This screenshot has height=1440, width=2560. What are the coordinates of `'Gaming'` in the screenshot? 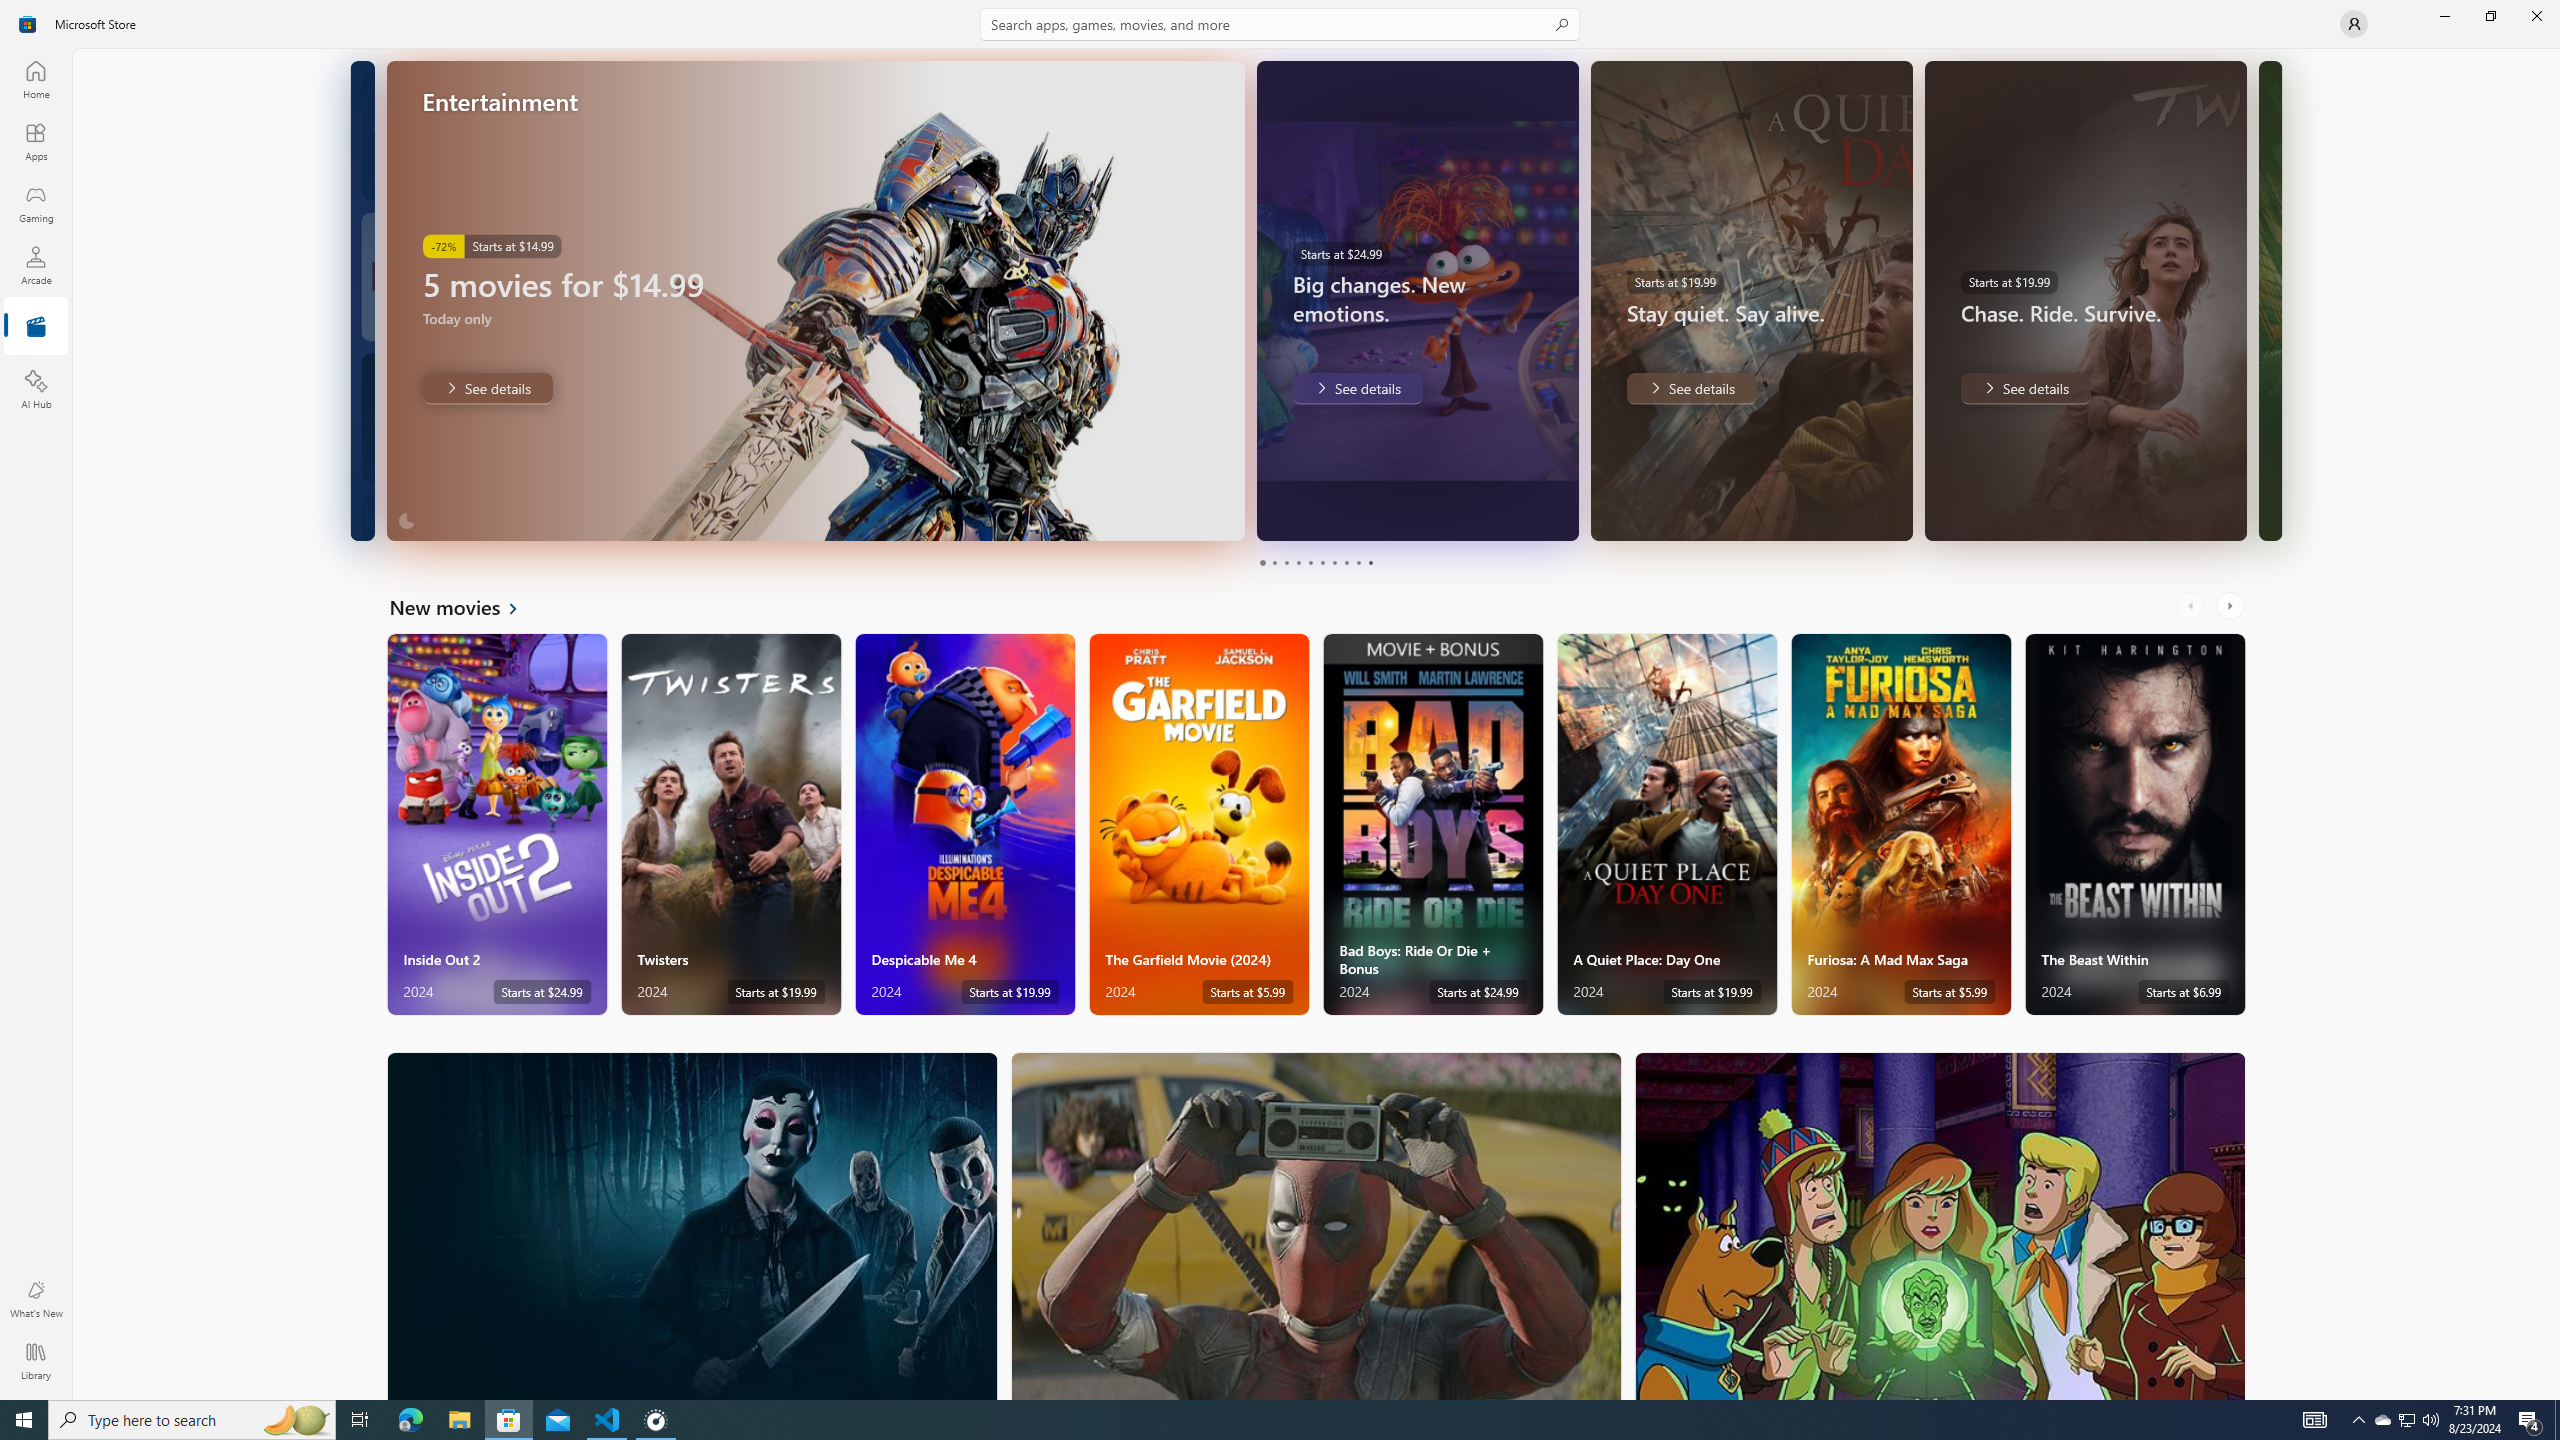 It's located at (34, 202).